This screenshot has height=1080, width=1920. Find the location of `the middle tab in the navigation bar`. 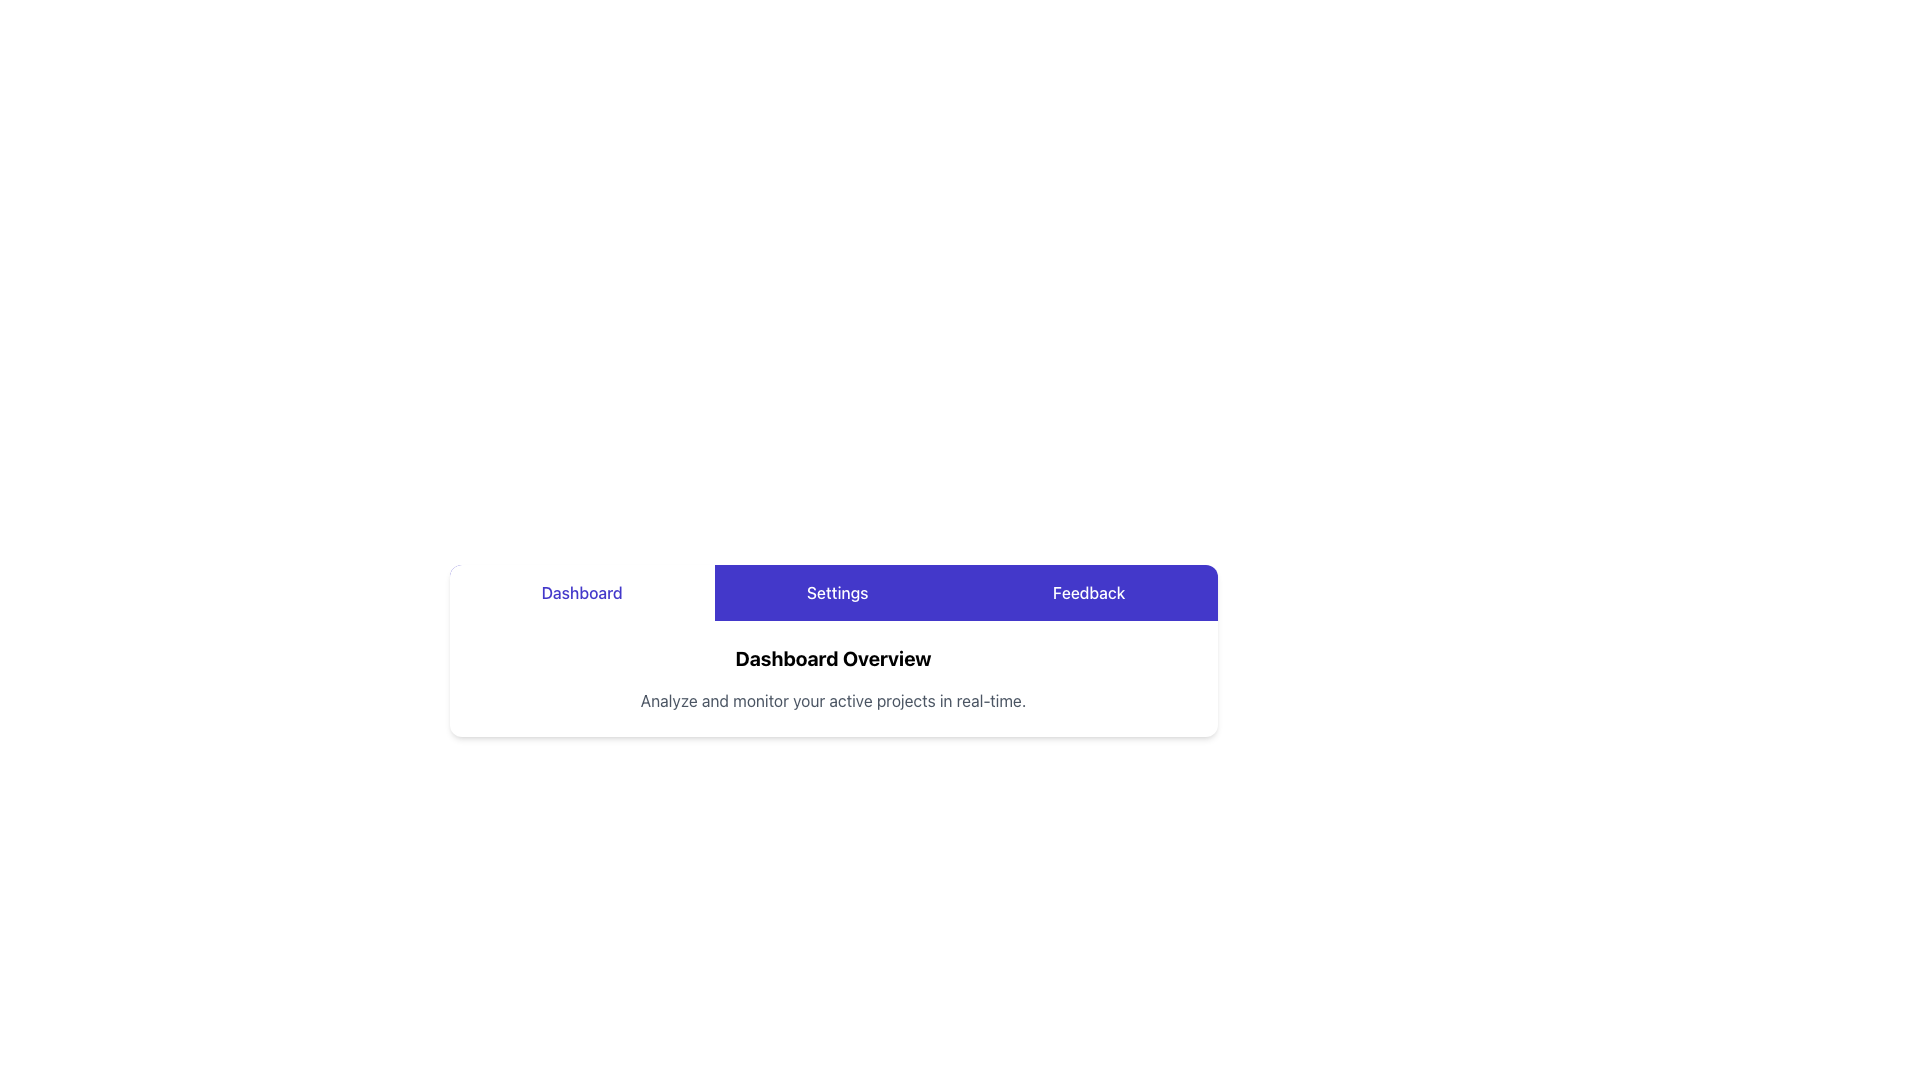

the middle tab in the navigation bar is located at coordinates (837, 592).